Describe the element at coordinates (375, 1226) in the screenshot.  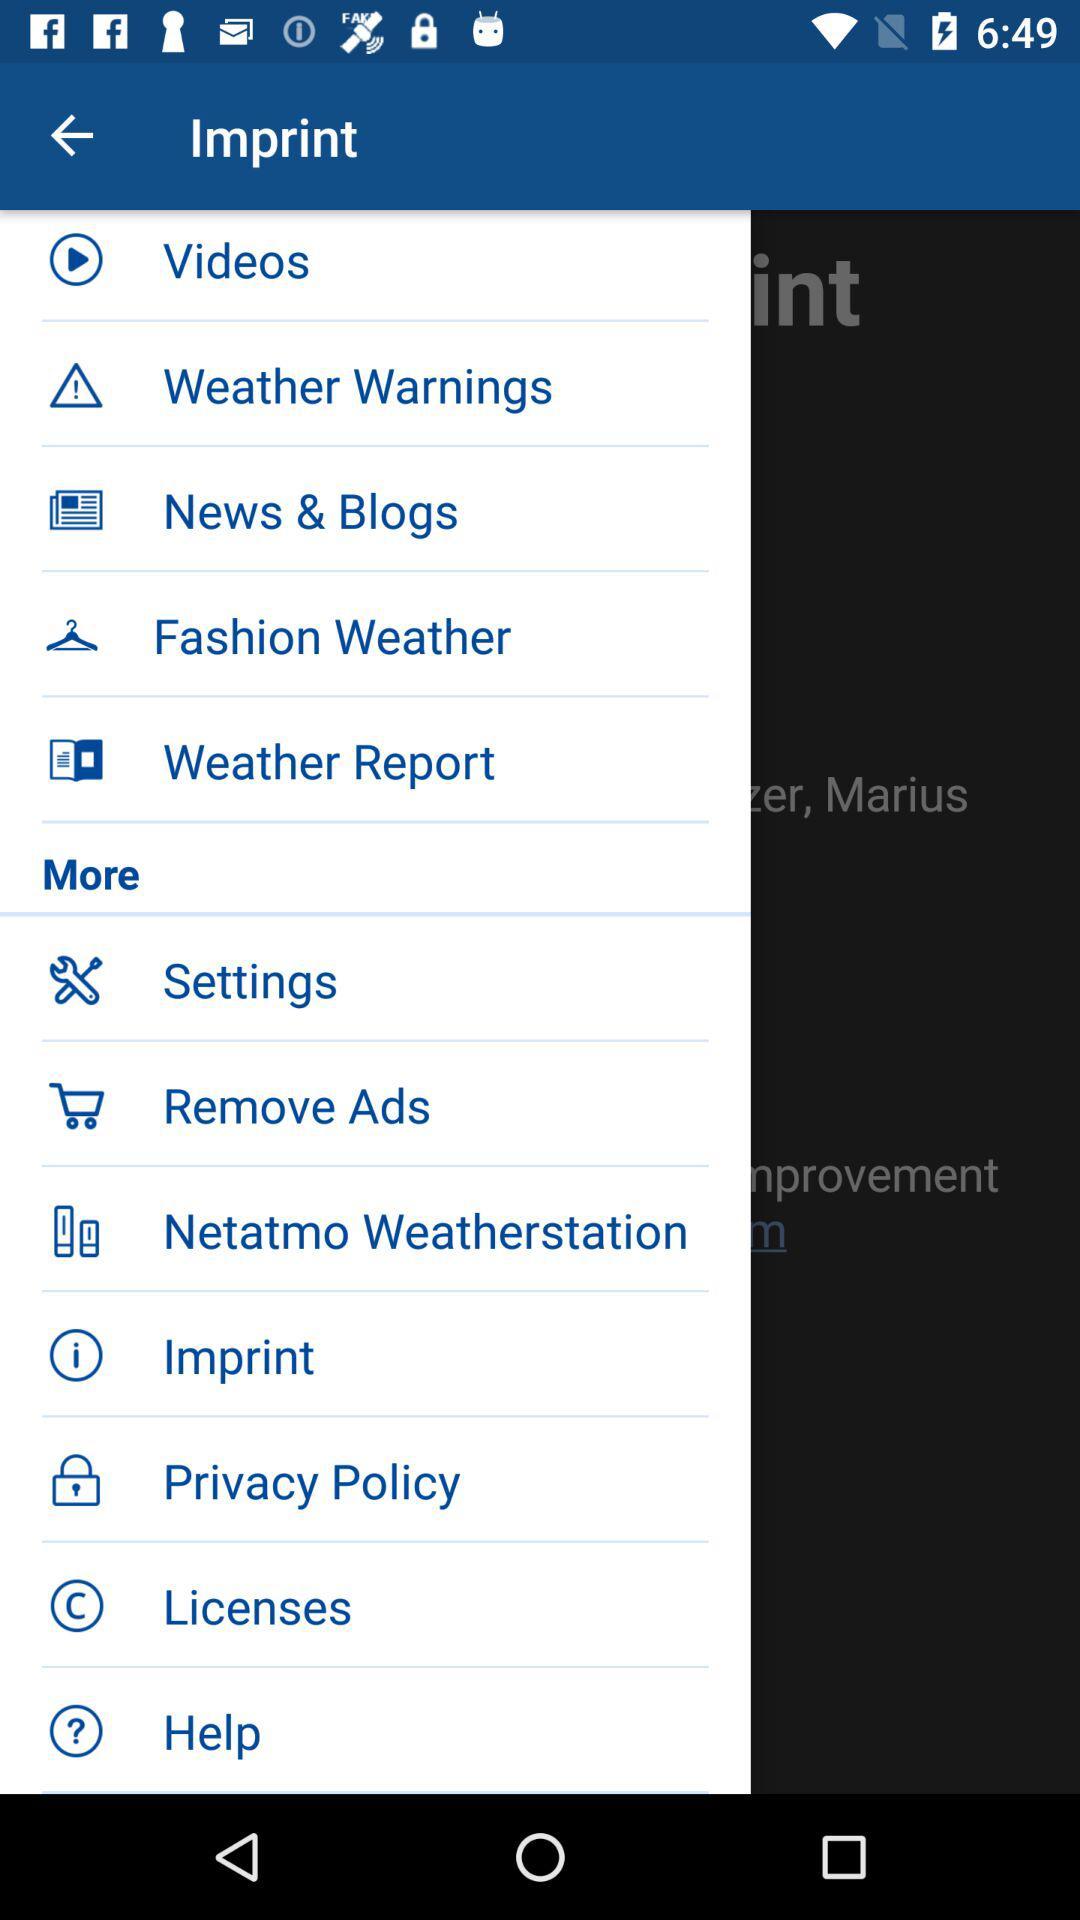
I see `item below the remove ads item` at that location.